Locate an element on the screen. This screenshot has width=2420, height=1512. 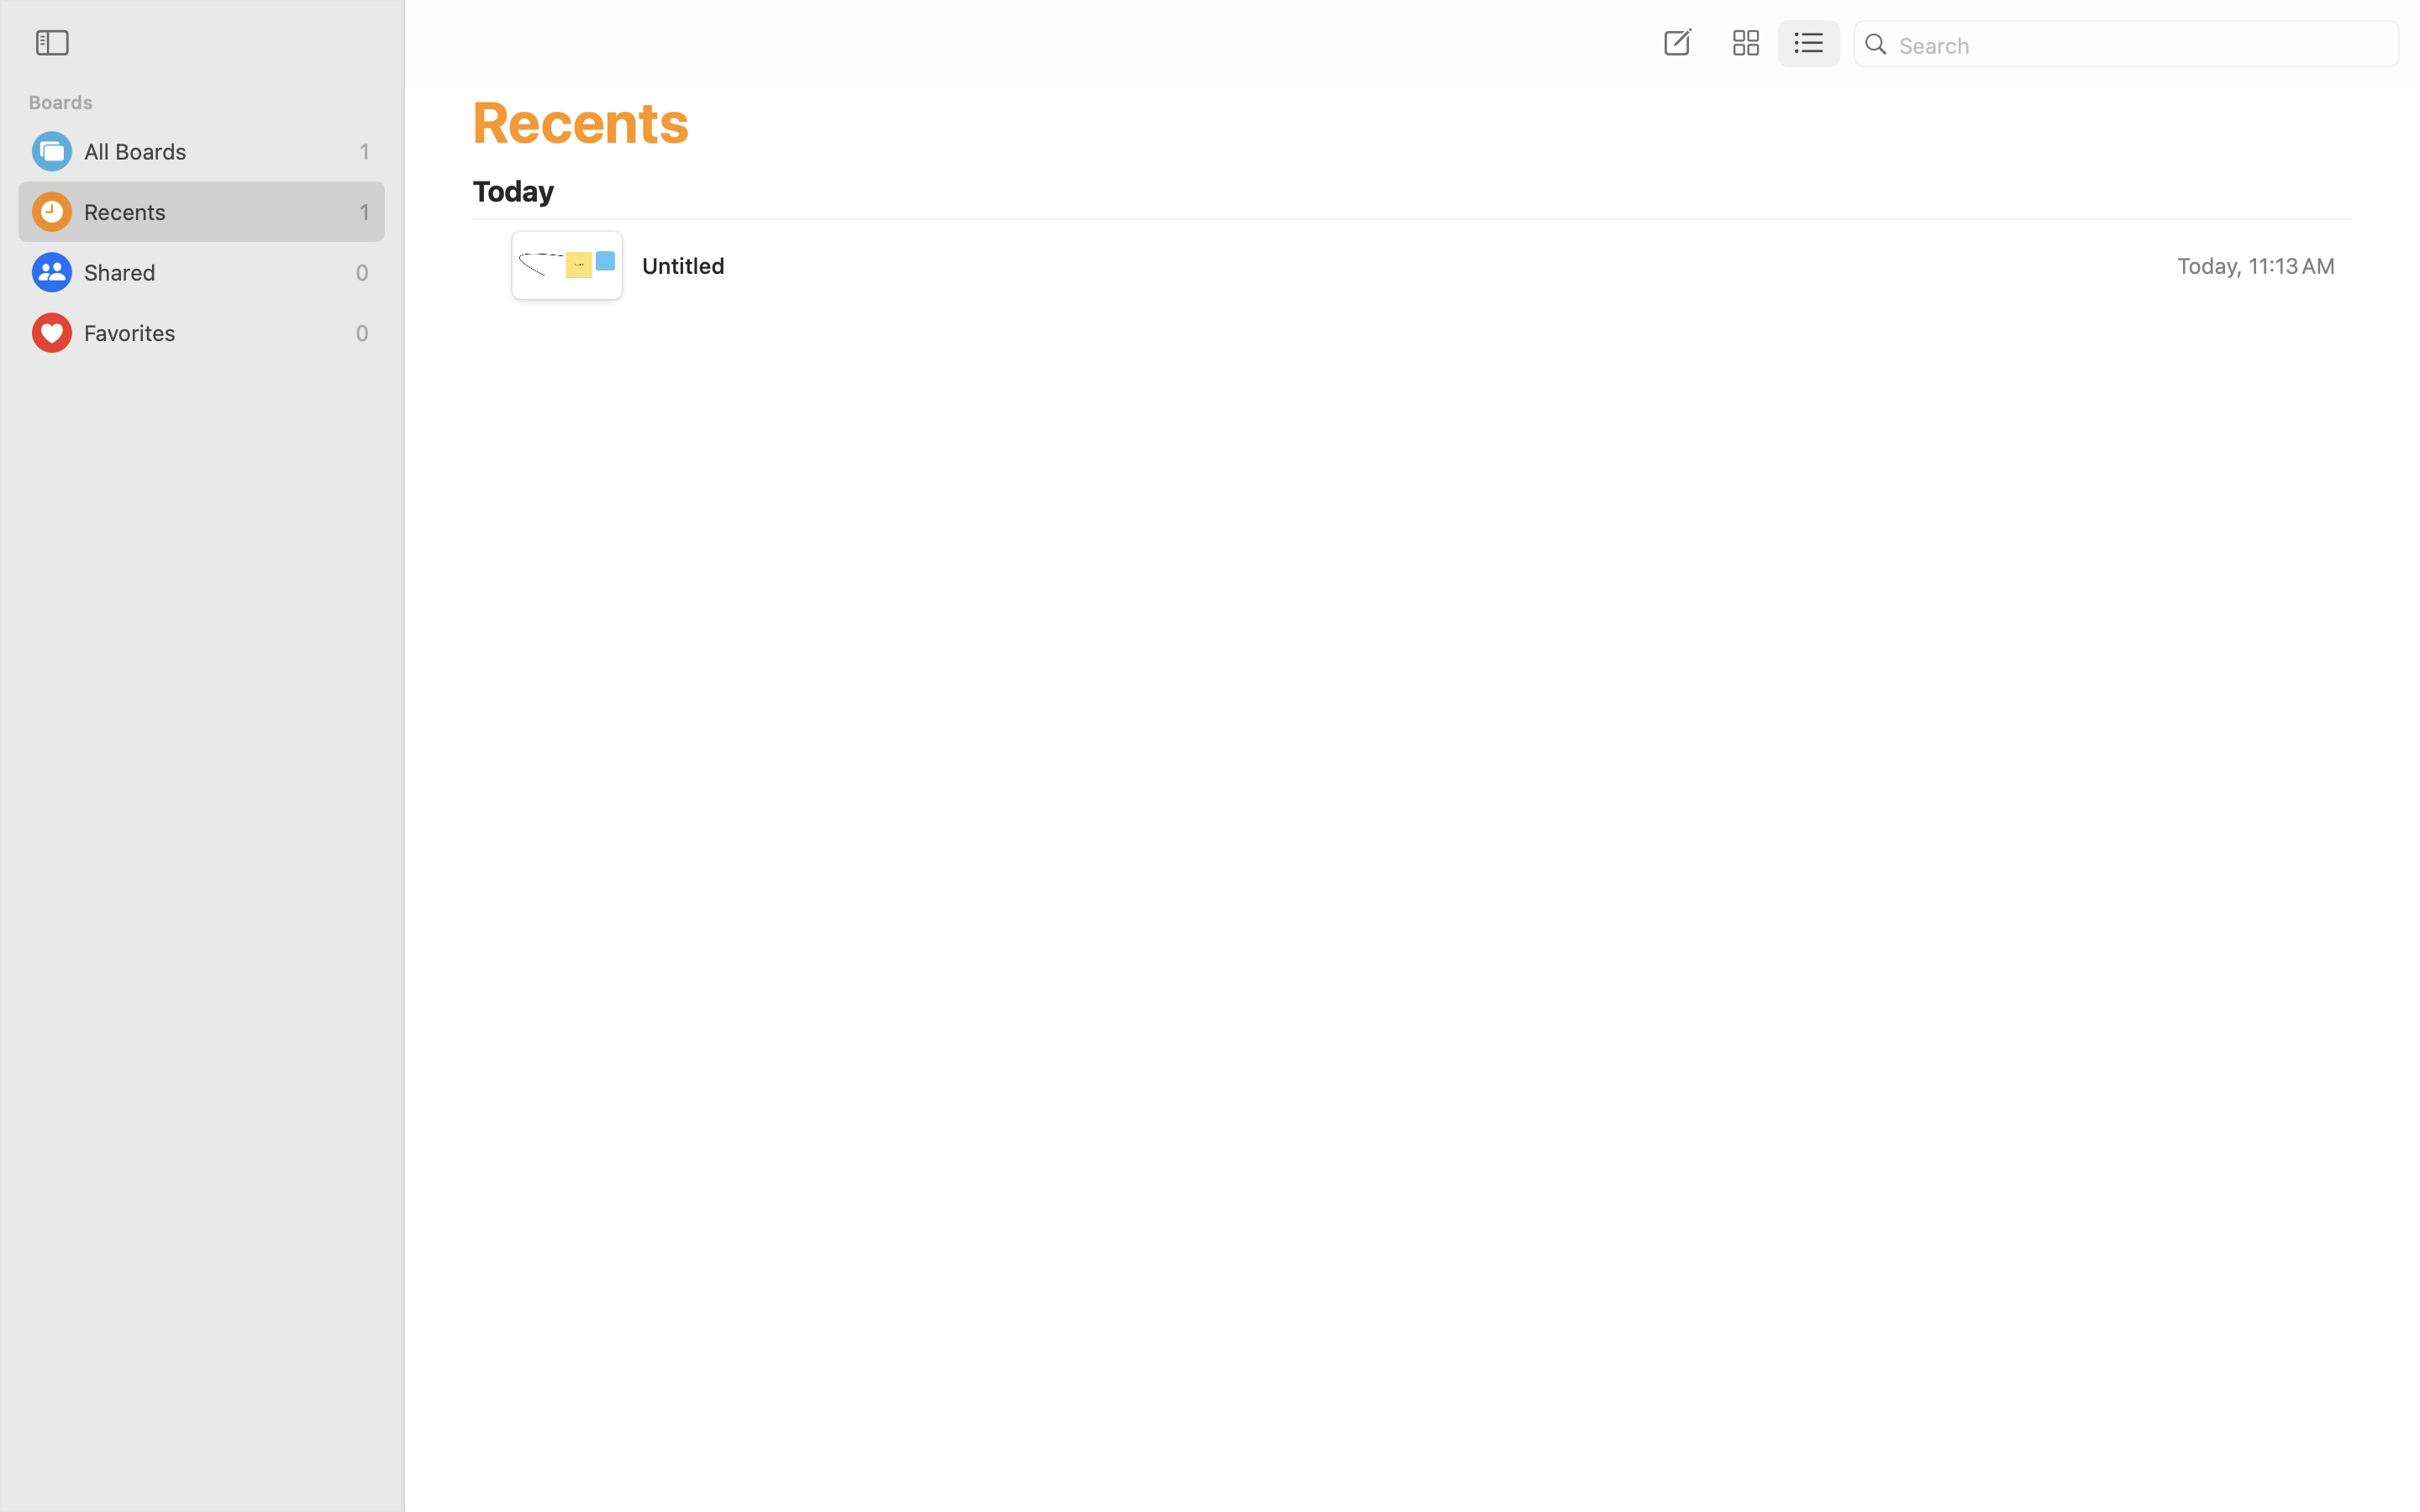
'Favorites' is located at coordinates (214, 332).